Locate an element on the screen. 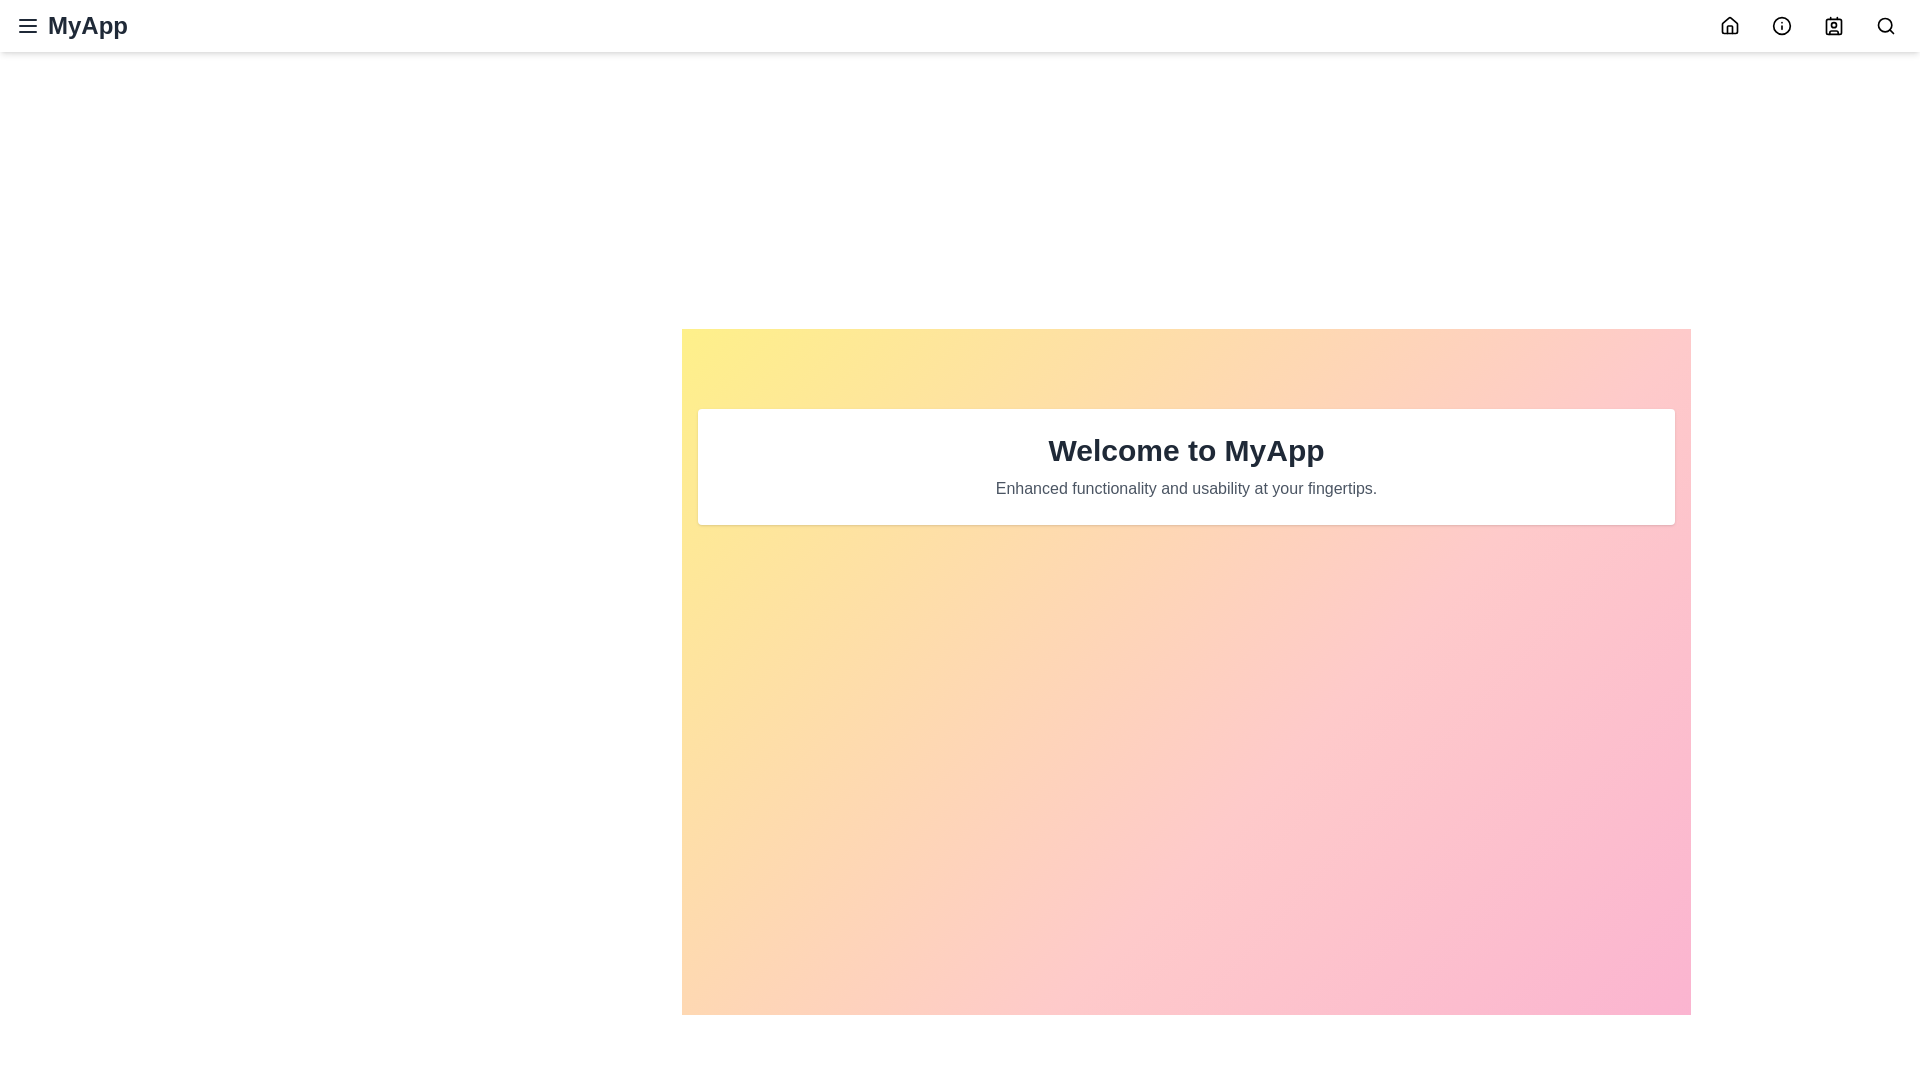  the Home icon in the navigation bar is located at coordinates (1728, 26).